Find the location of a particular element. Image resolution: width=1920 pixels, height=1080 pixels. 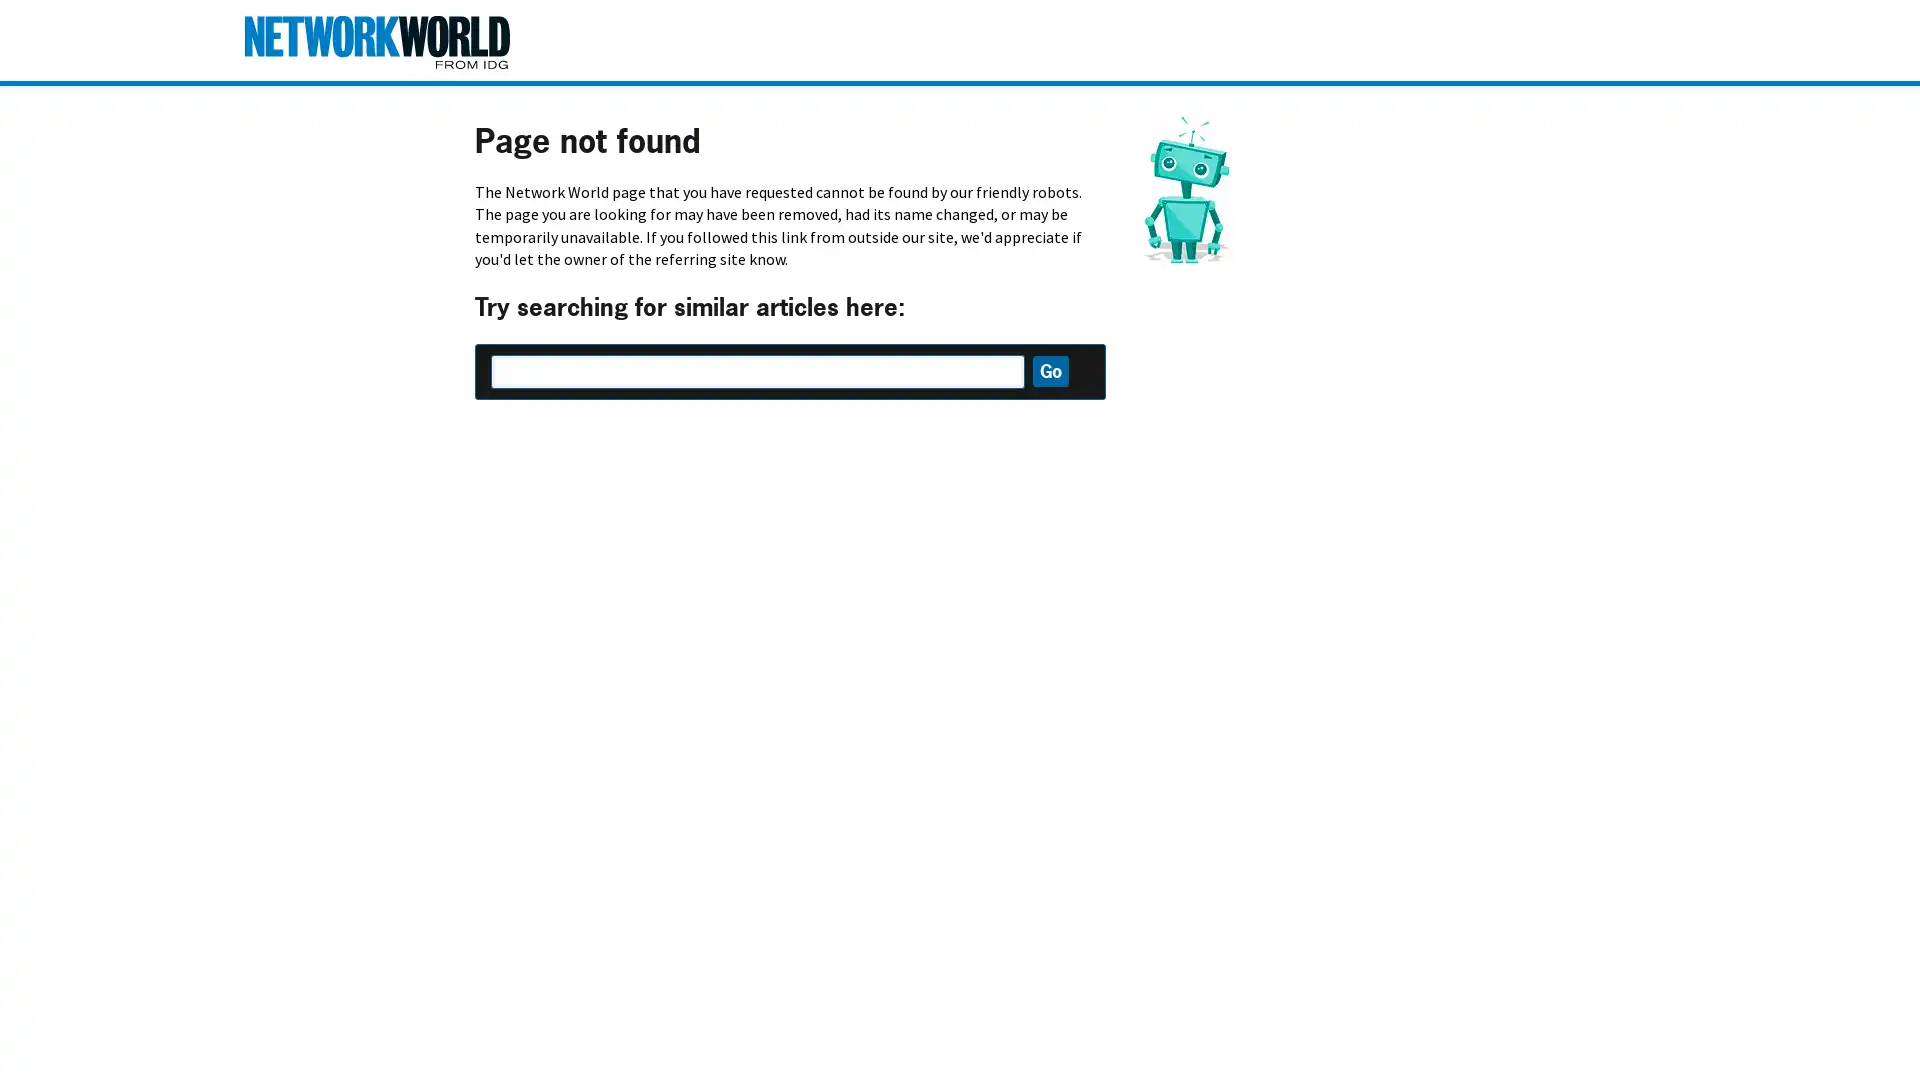

Go is located at coordinates (1049, 371).